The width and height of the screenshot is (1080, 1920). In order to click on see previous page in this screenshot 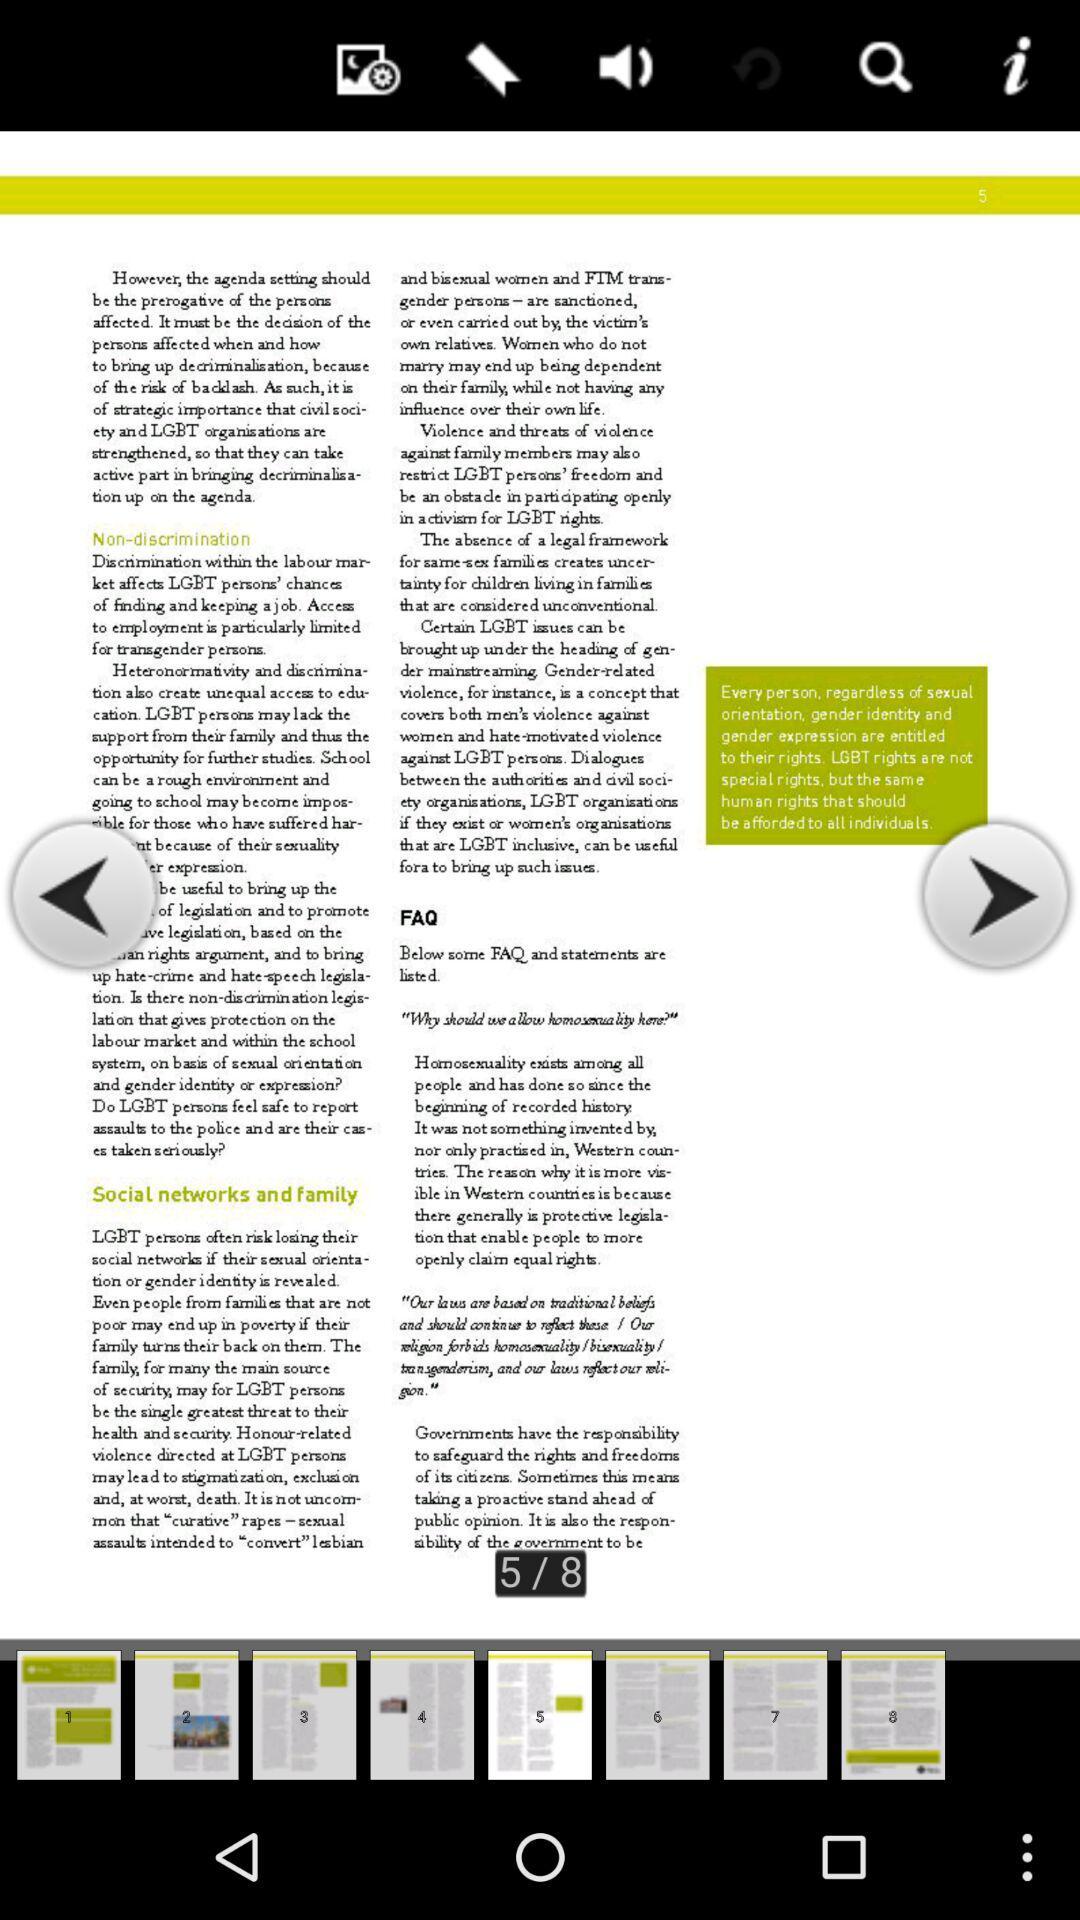, I will do `click(83, 895)`.